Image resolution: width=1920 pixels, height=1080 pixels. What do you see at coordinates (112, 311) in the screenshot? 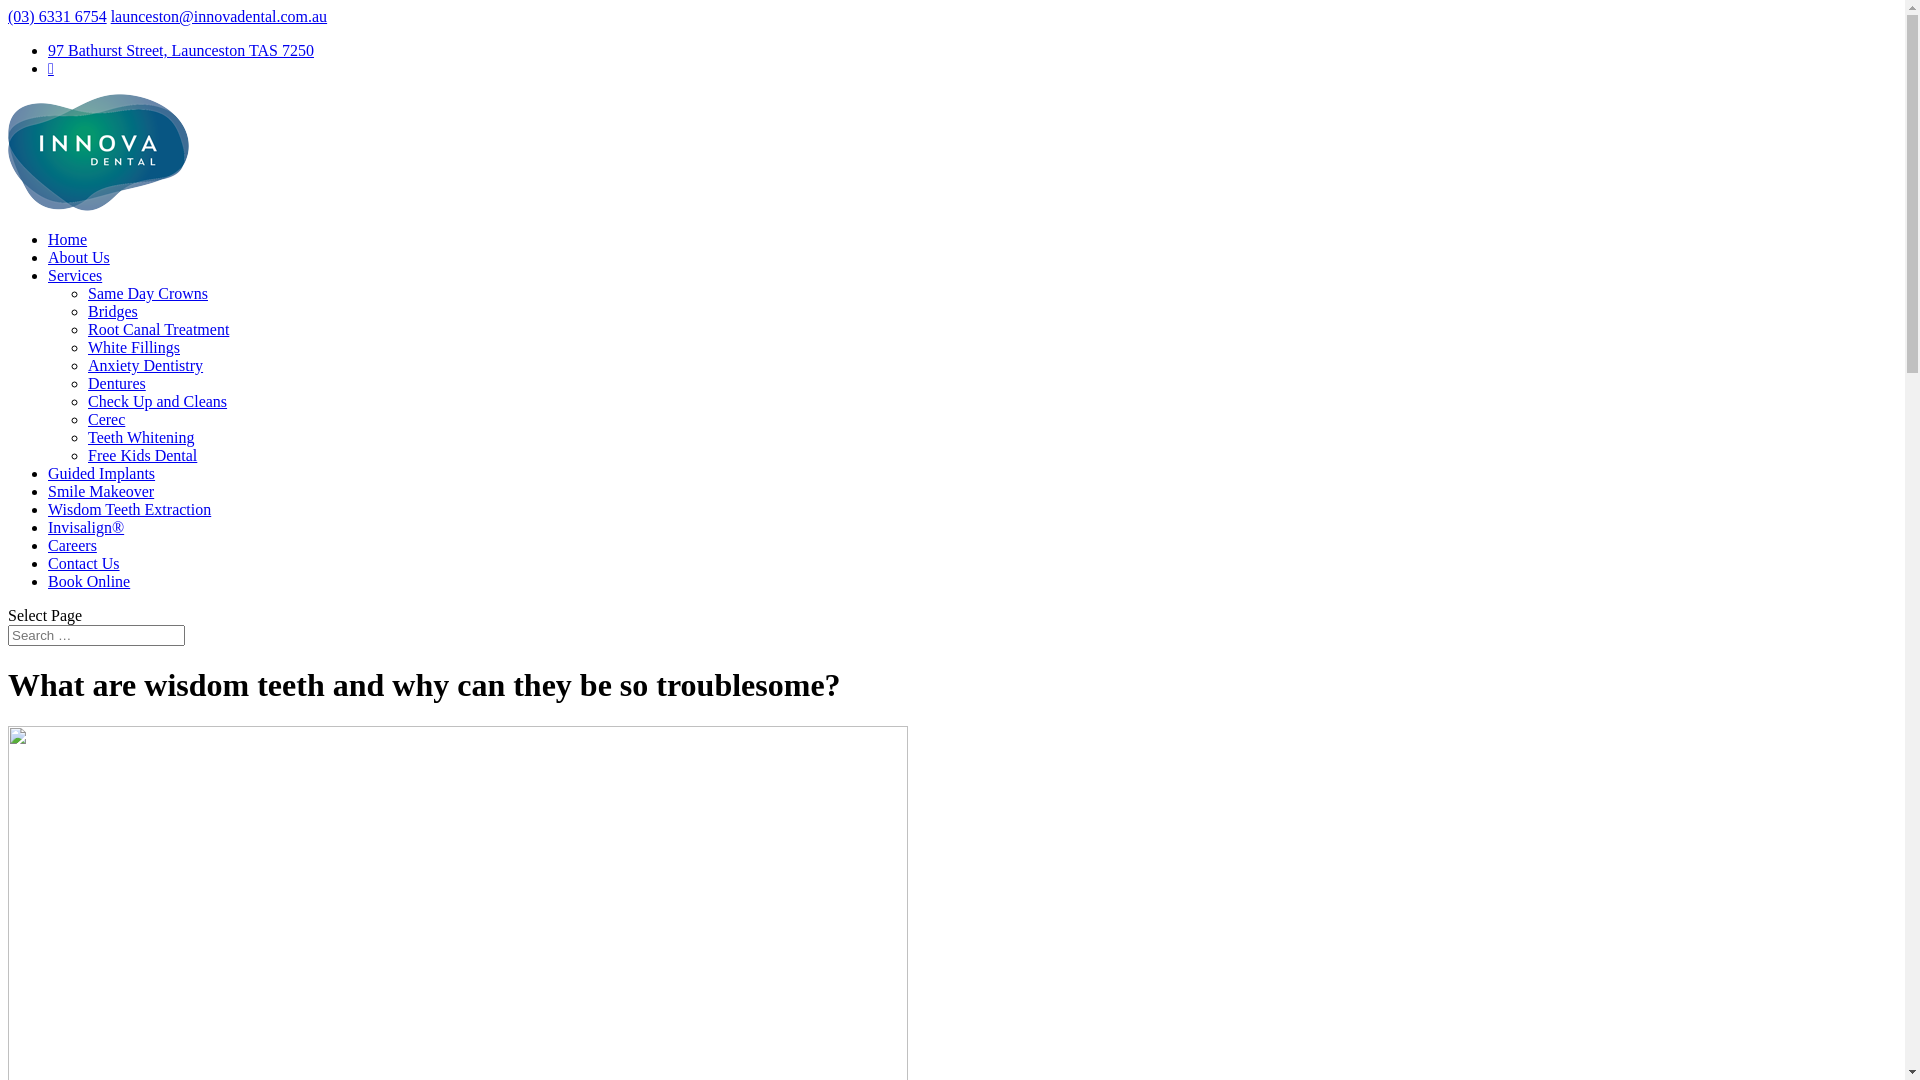
I see `'Bridges'` at bounding box center [112, 311].